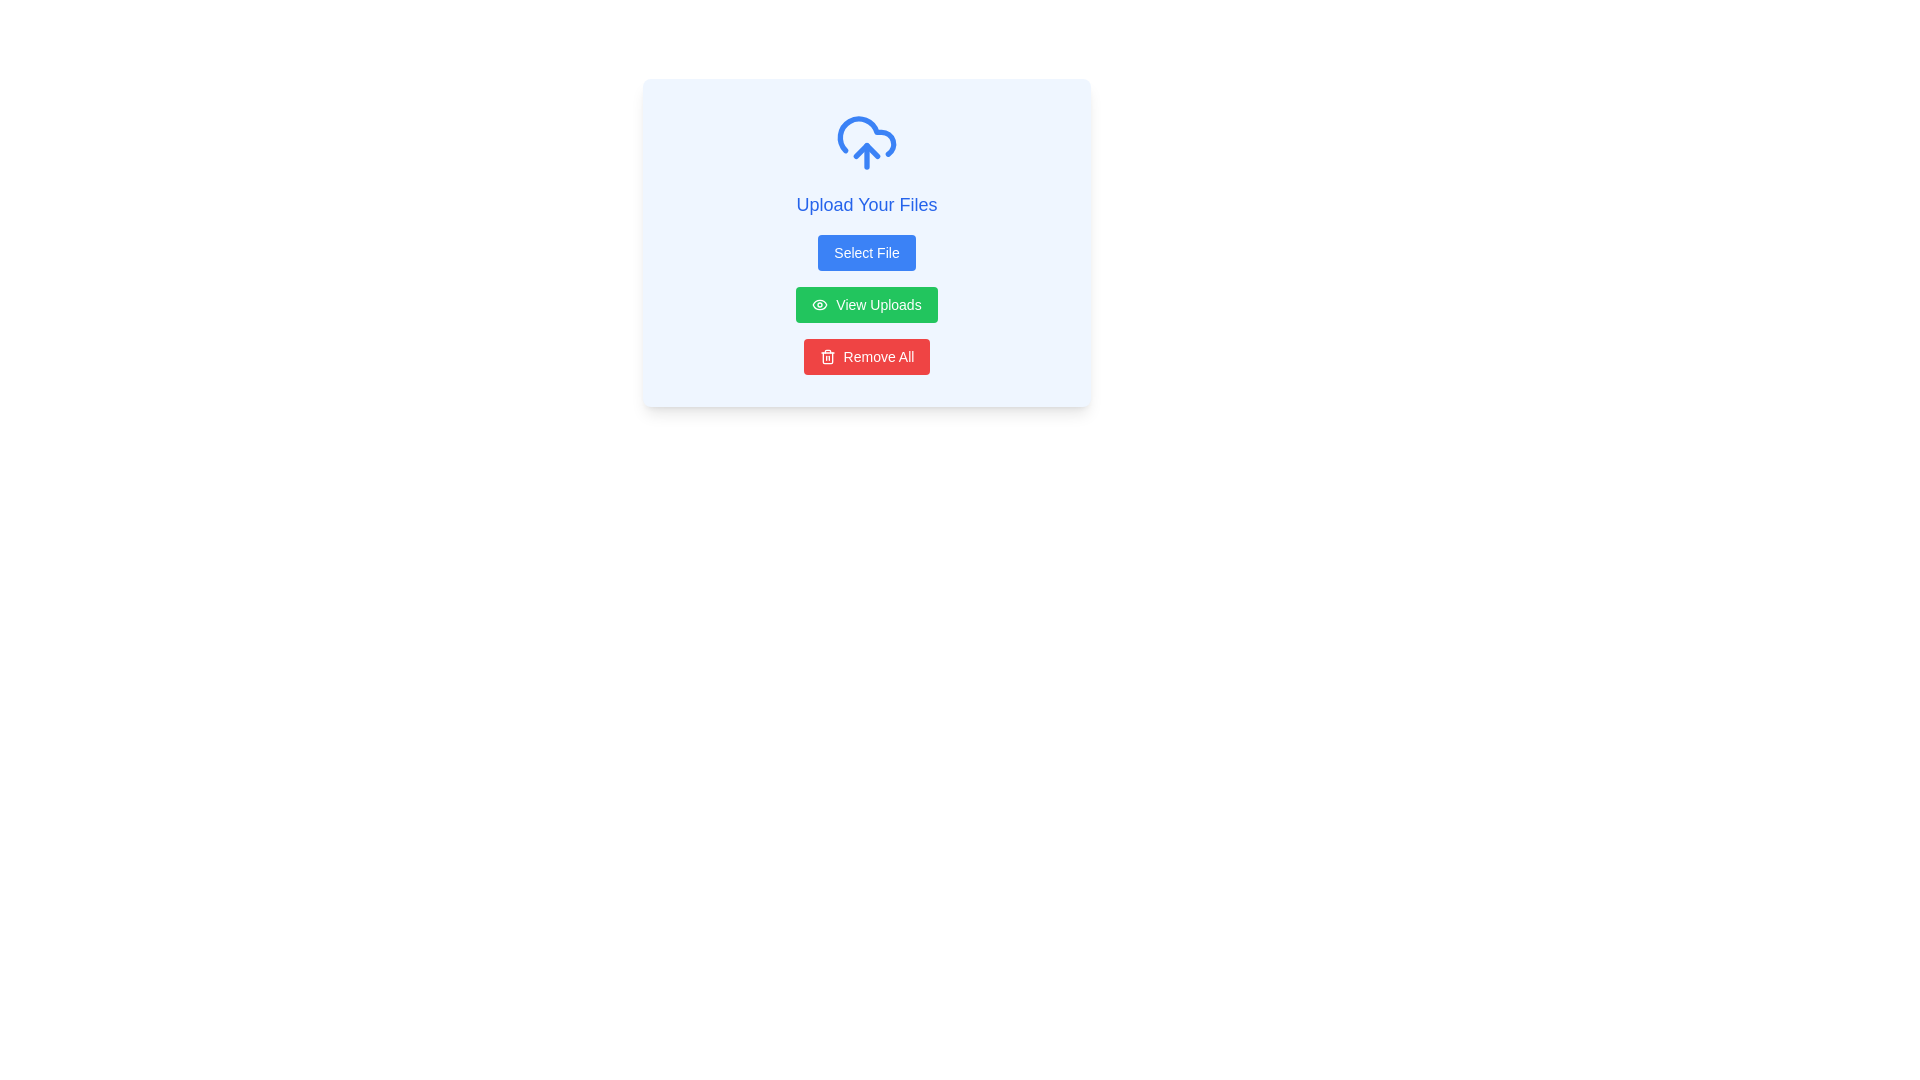  What do you see at coordinates (867, 304) in the screenshot?
I see `the rectangular green button labeled 'View Uploads' with a white text and an eye icon` at bounding box center [867, 304].